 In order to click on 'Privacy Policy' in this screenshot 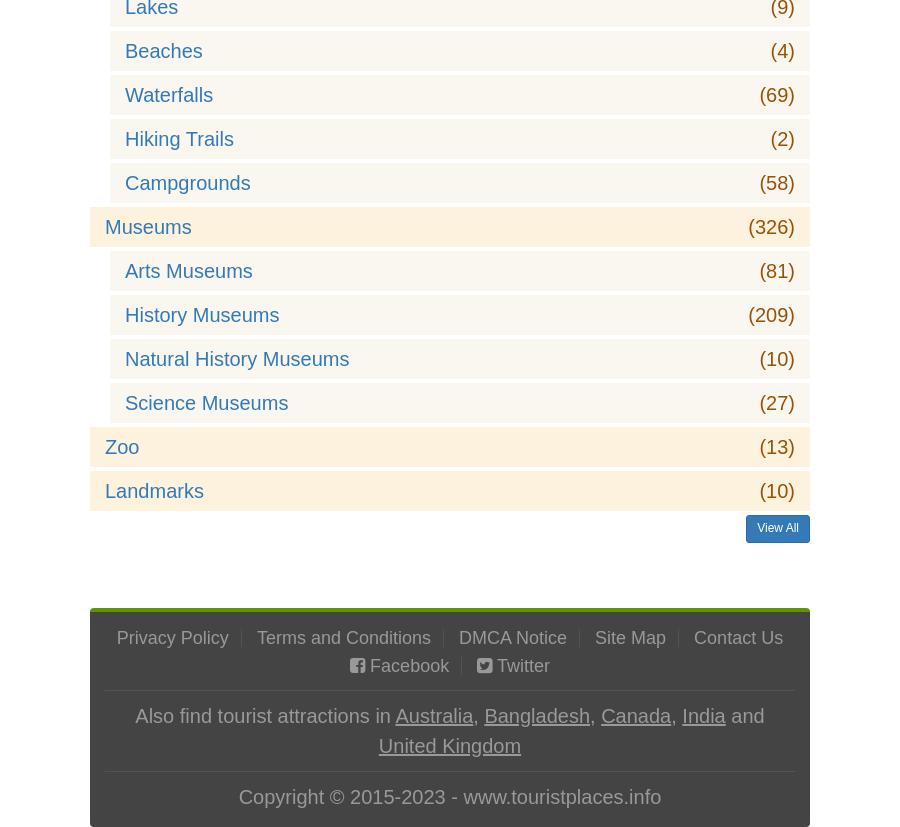, I will do `click(171, 638)`.